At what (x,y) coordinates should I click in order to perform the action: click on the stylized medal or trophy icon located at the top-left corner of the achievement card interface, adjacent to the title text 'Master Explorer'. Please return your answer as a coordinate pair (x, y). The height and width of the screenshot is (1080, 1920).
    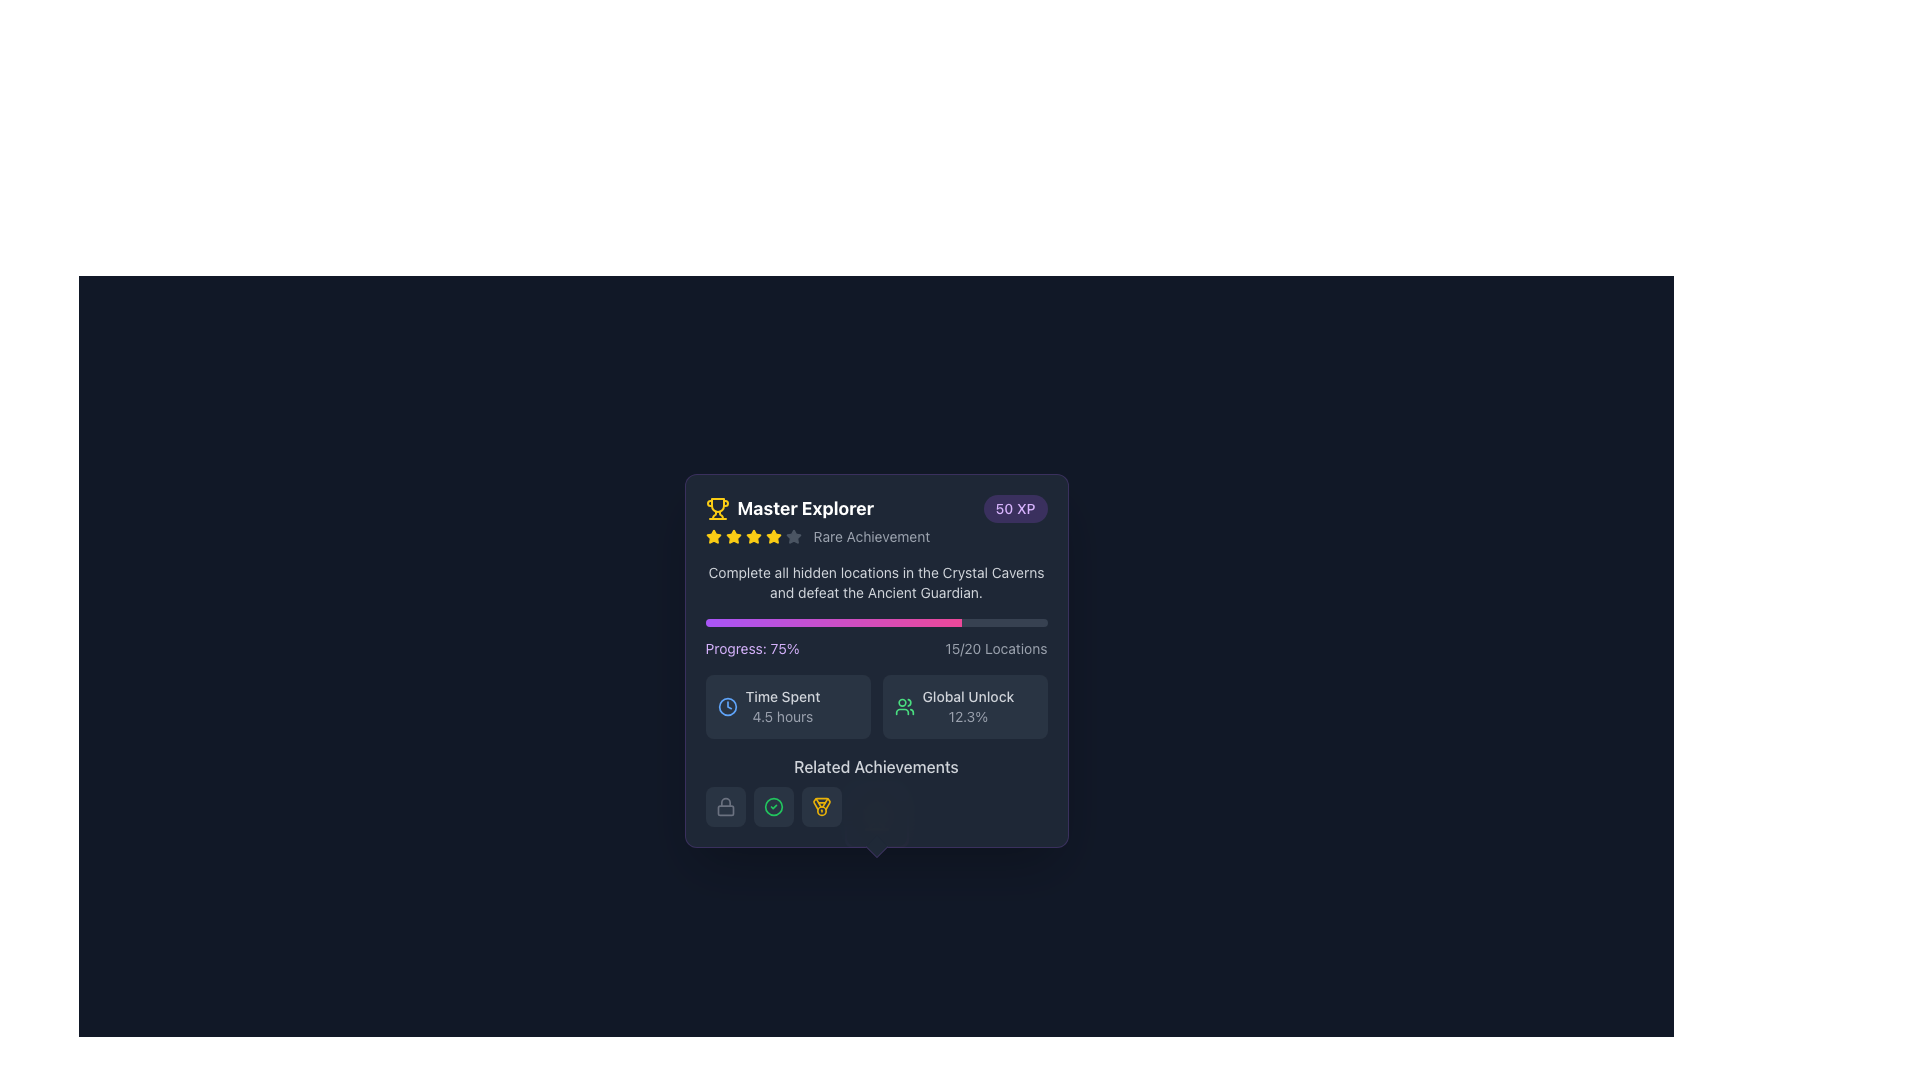
    Looking at the image, I should click on (821, 803).